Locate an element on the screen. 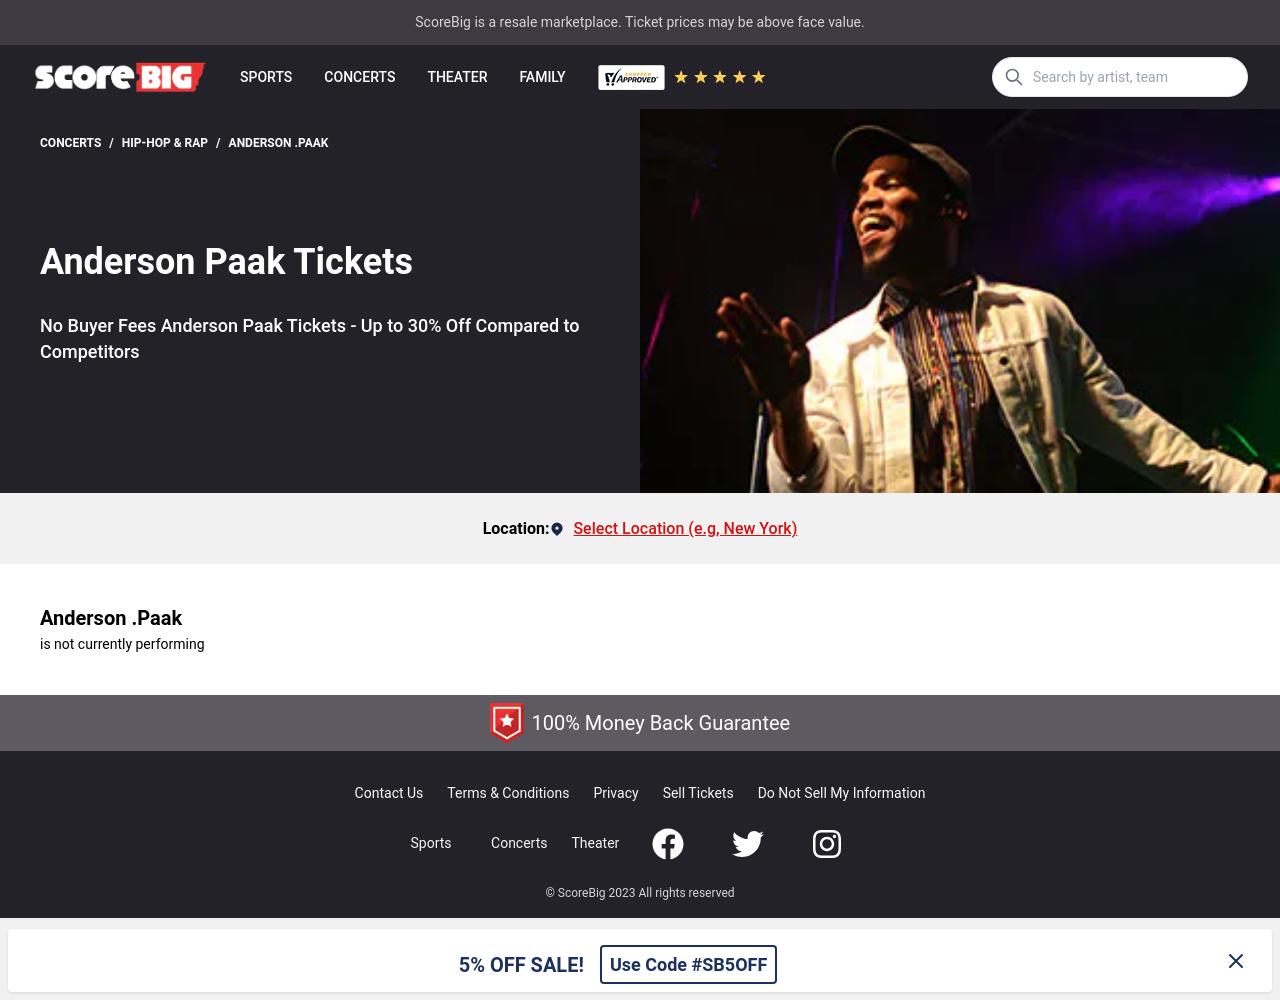 This screenshot has width=1280, height=1000. '100% Money Back Guarantee' is located at coordinates (660, 721).